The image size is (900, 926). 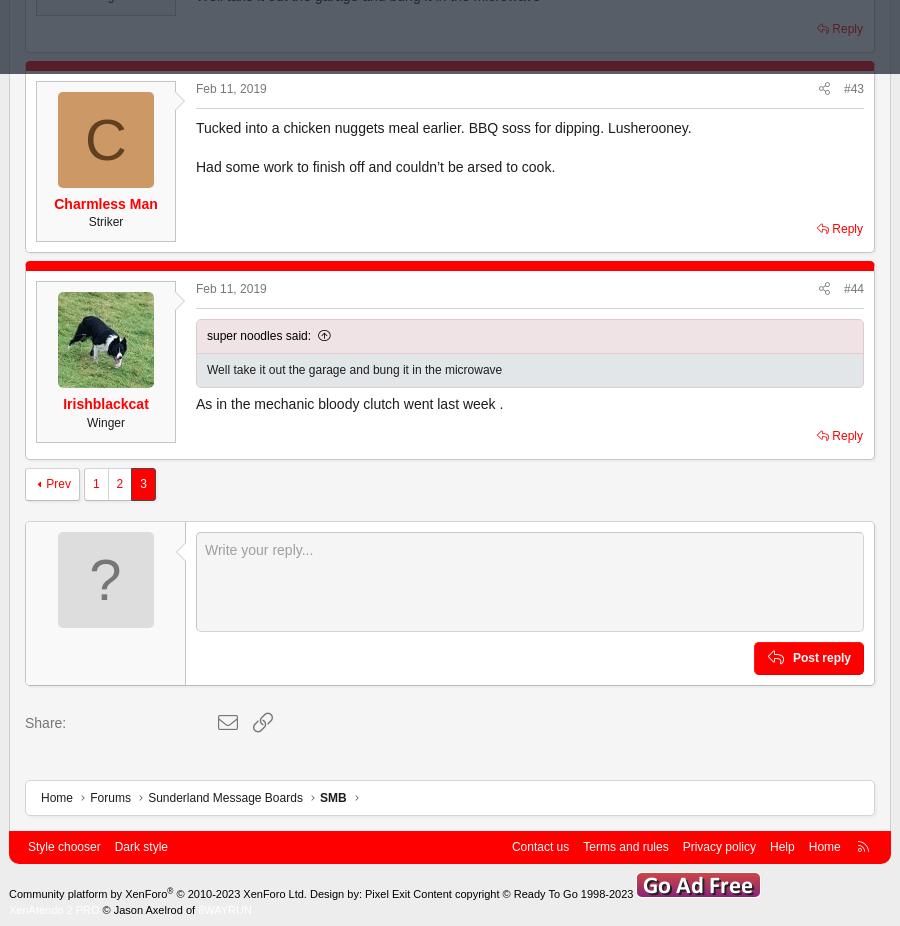 What do you see at coordinates (305, 893) in the screenshot?
I see `'Design by:'` at bounding box center [305, 893].